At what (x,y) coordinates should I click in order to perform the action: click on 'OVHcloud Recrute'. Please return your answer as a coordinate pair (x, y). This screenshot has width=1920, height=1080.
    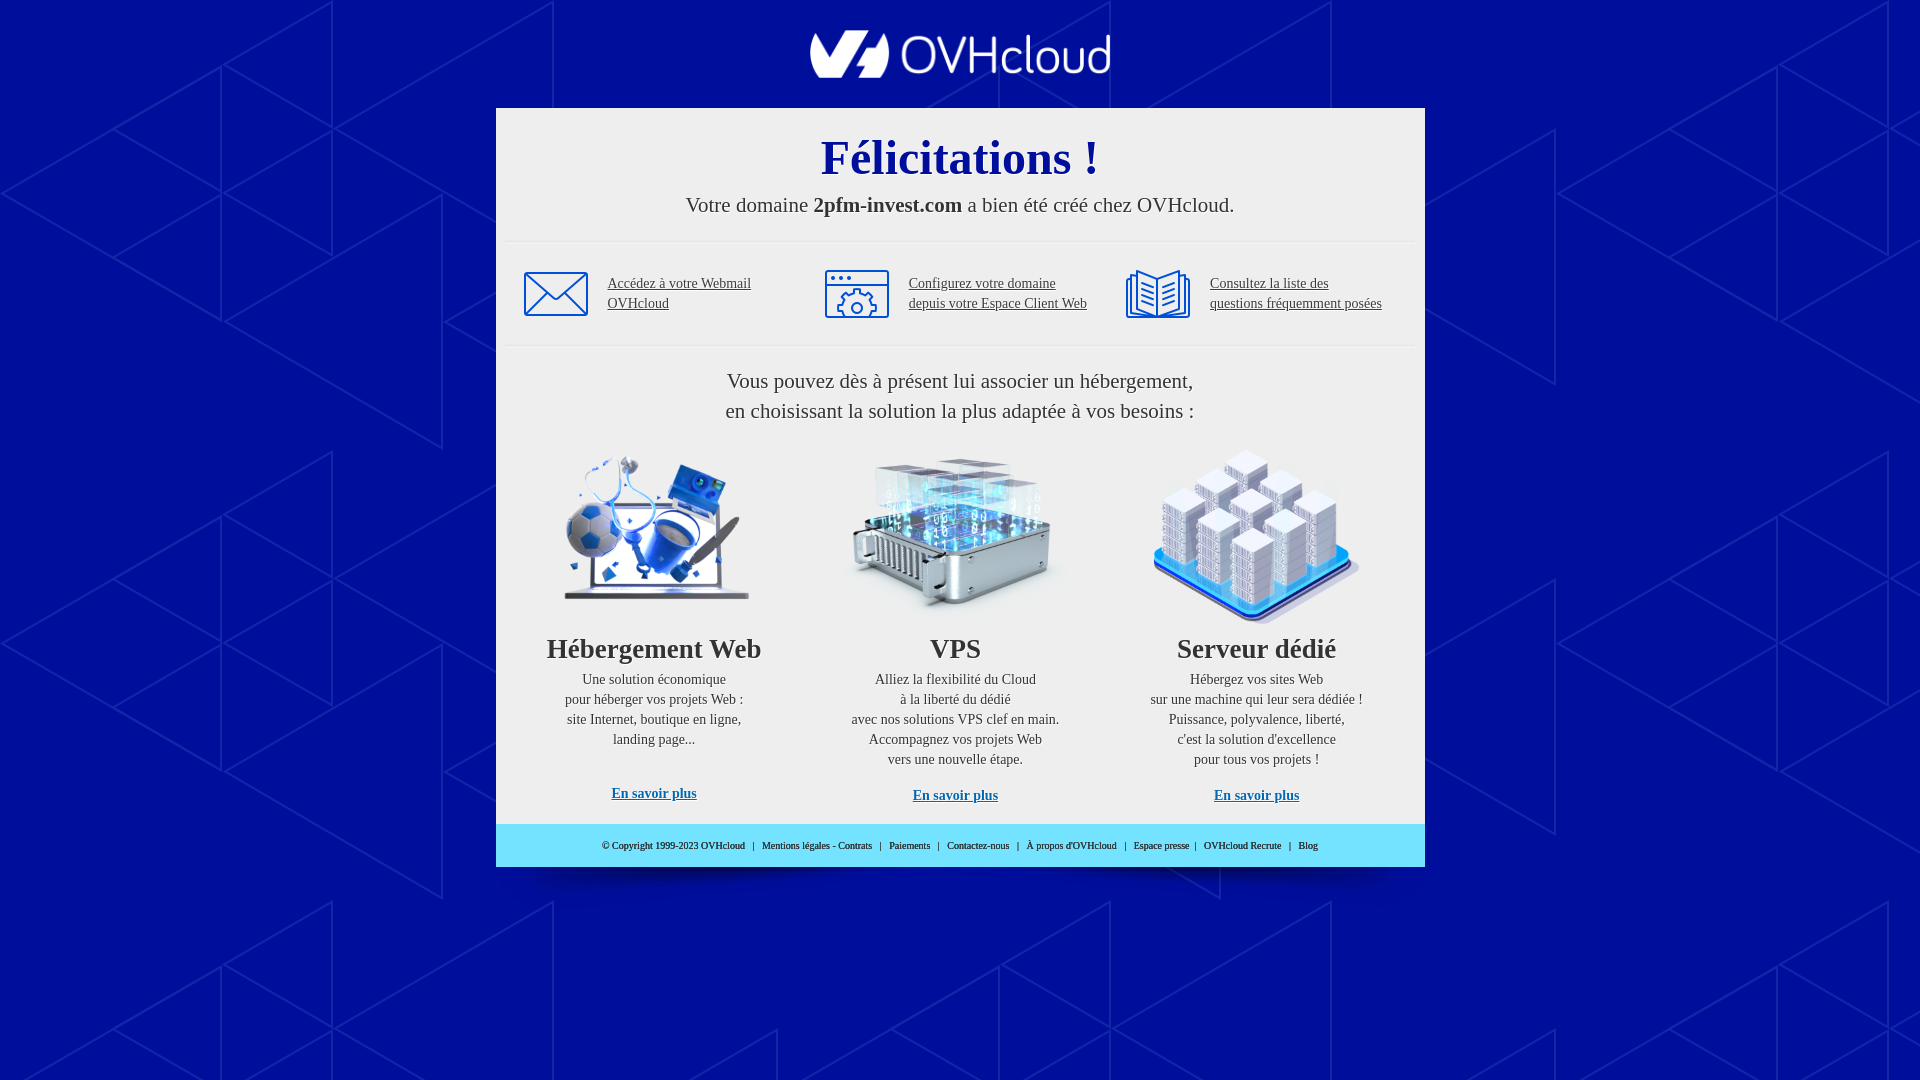
    Looking at the image, I should click on (1203, 845).